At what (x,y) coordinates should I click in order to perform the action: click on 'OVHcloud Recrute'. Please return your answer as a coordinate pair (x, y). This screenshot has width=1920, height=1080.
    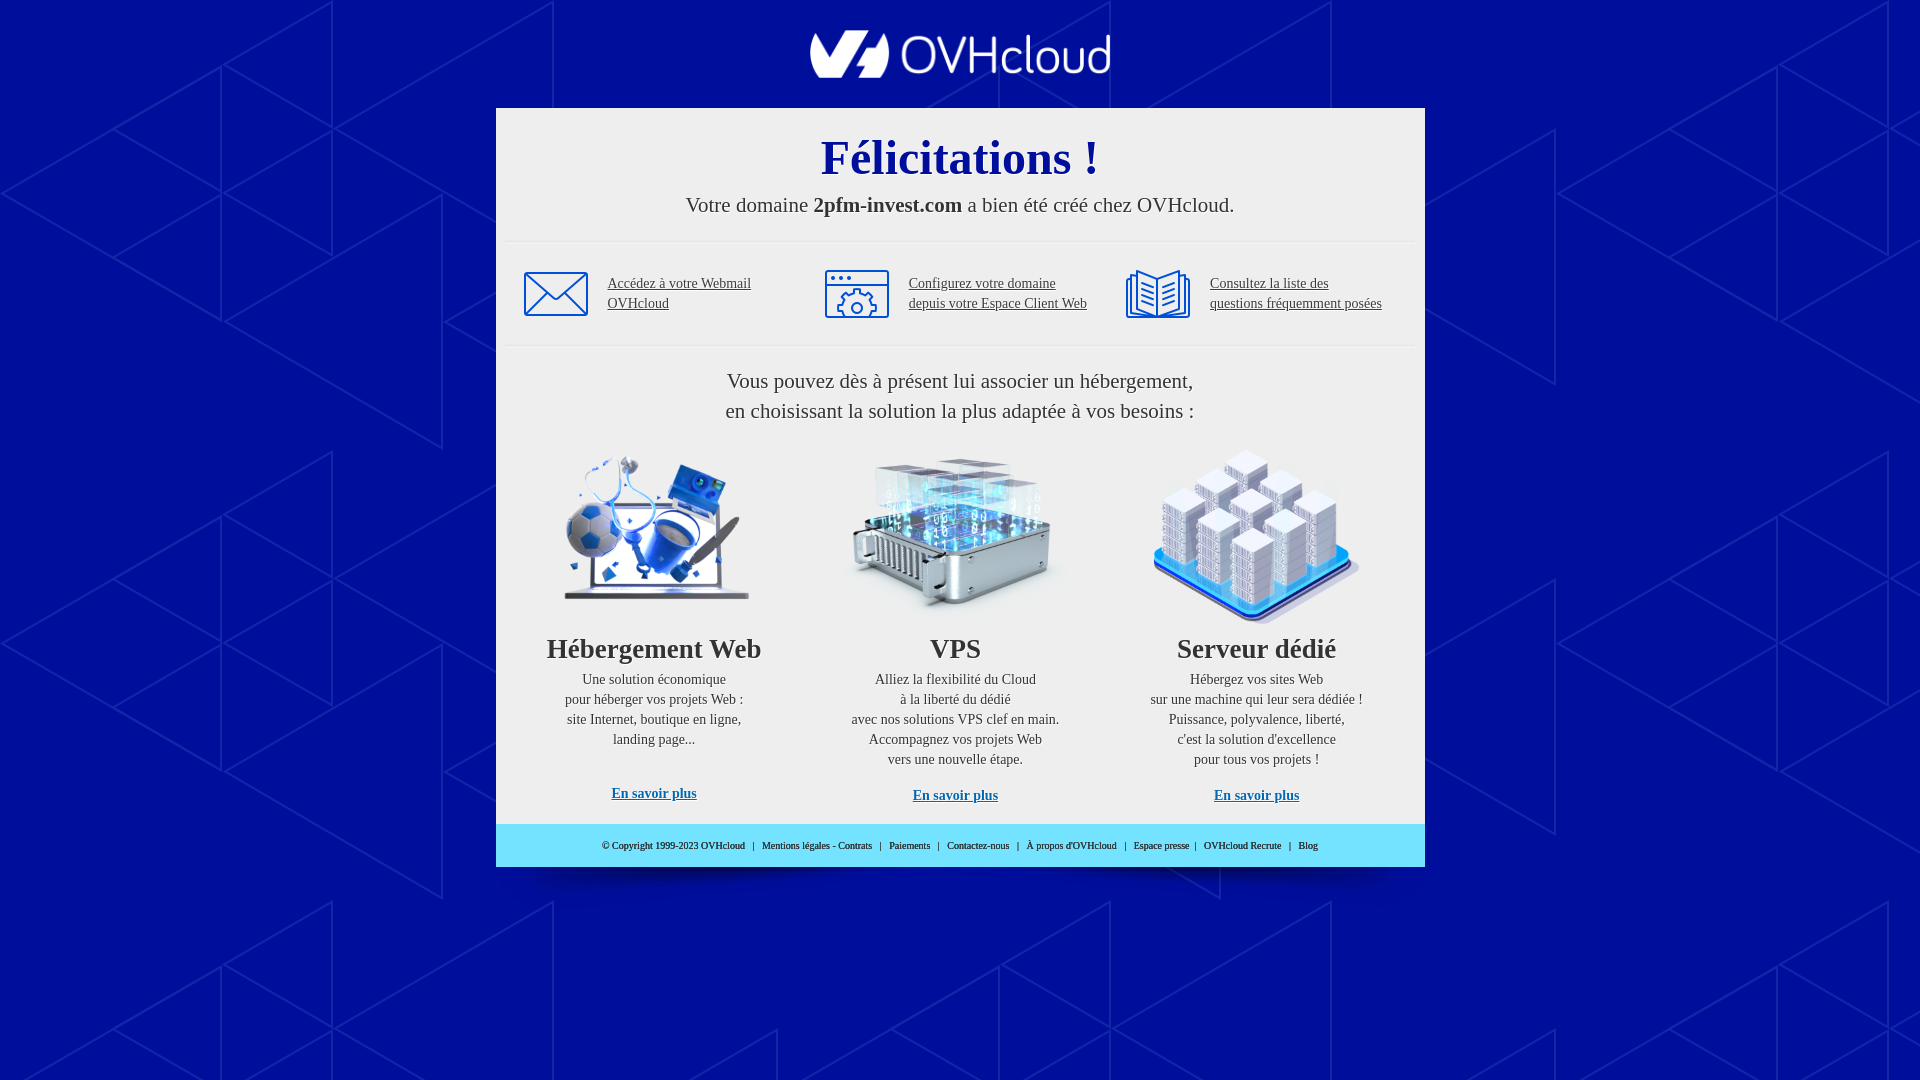
    Looking at the image, I should click on (1203, 845).